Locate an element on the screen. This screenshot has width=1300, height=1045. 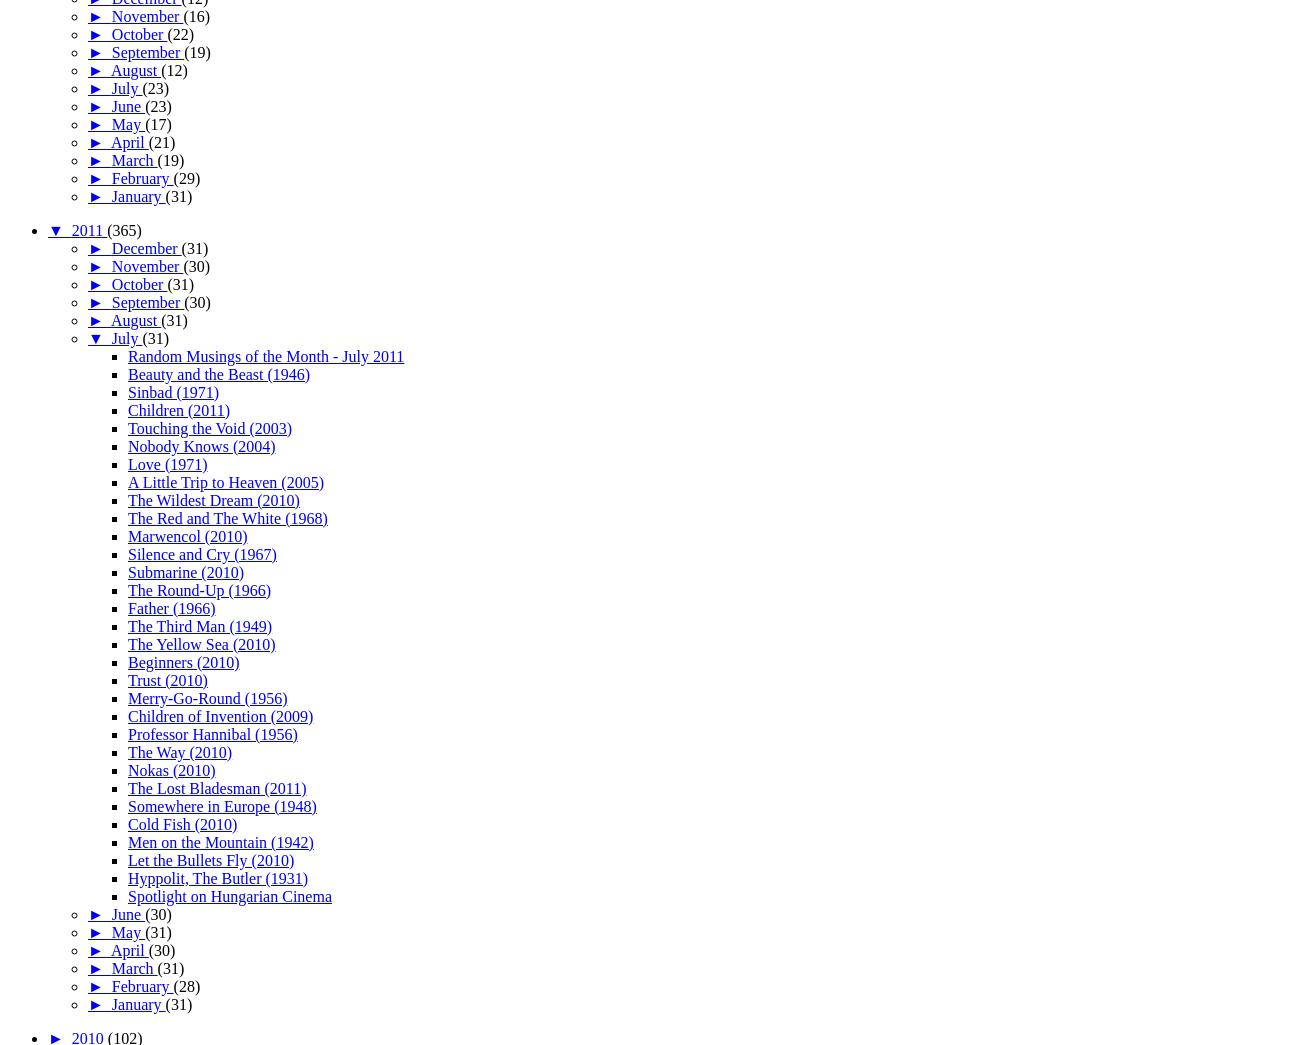
'December' is located at coordinates (144, 246).